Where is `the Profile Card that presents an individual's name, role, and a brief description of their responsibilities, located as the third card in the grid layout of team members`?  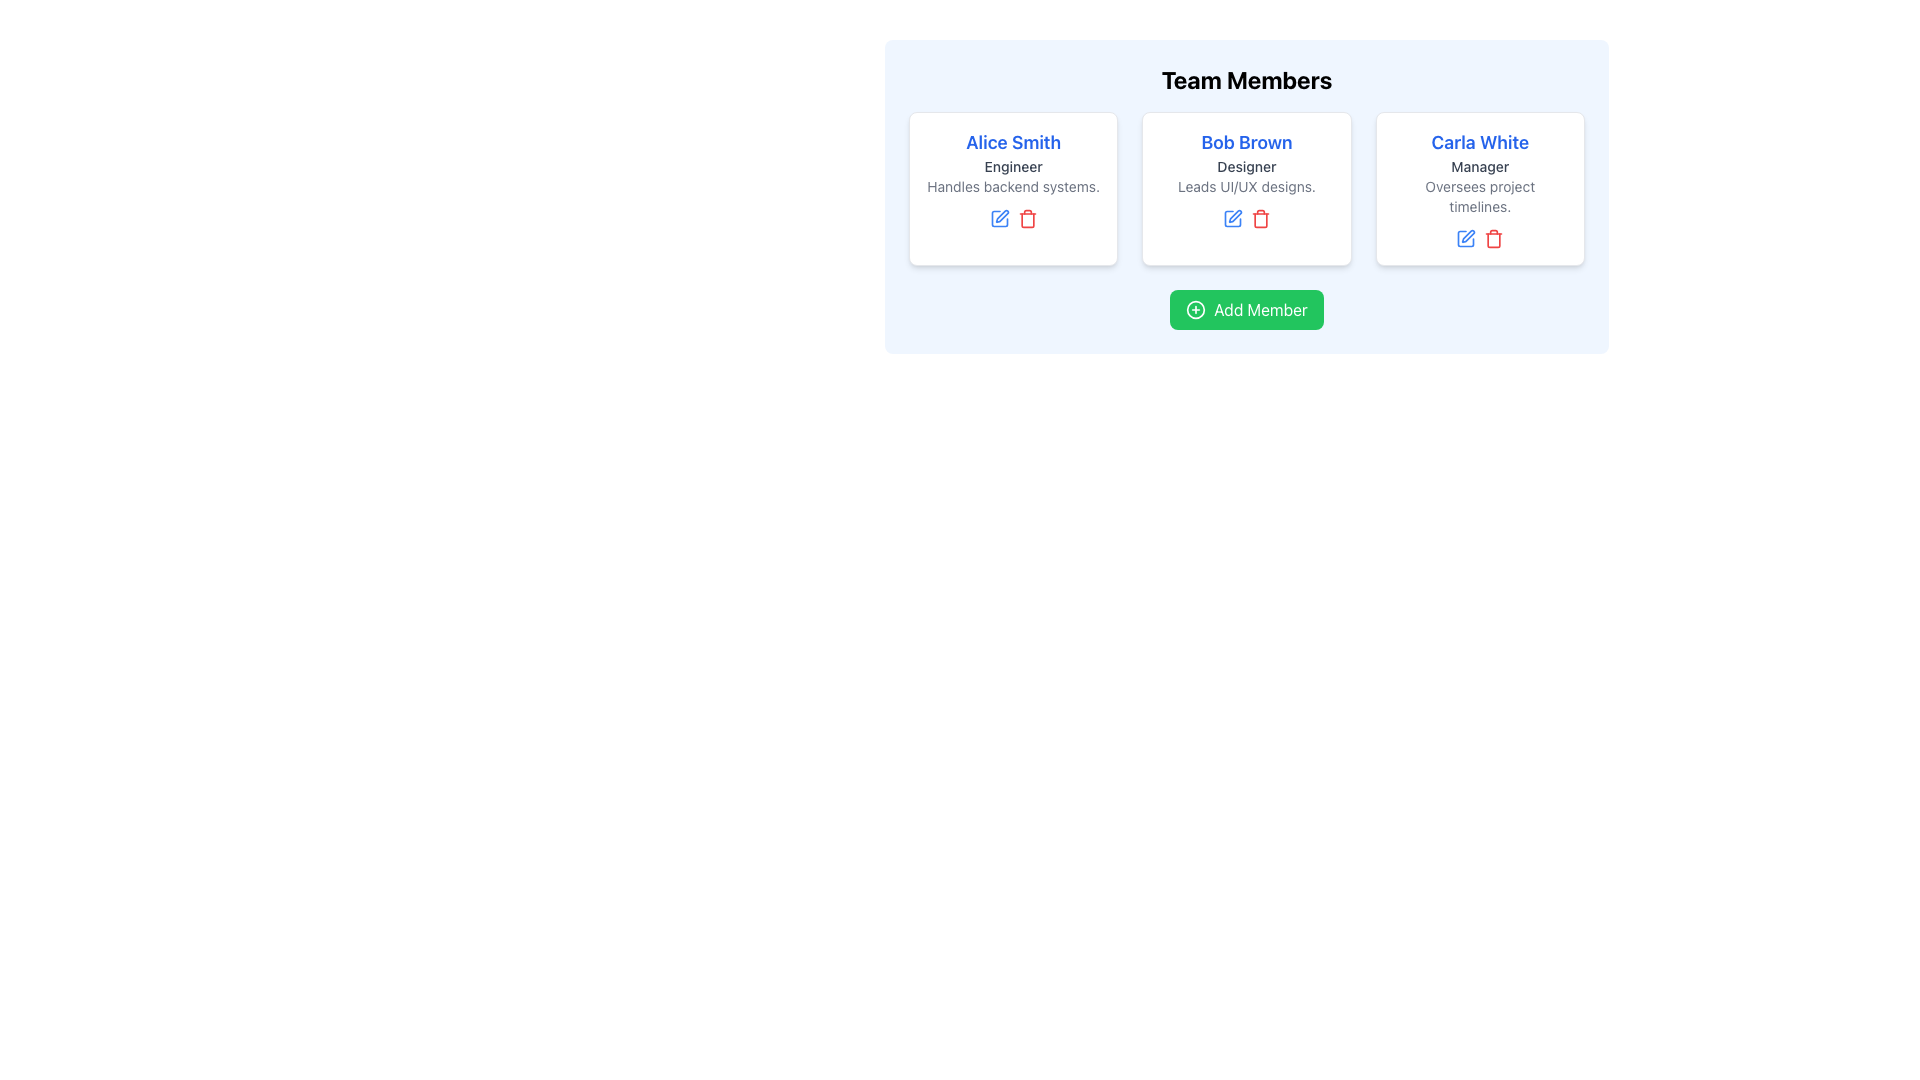
the Profile Card that presents an individual's name, role, and a brief description of their responsibilities, located as the third card in the grid layout of team members is located at coordinates (1480, 189).